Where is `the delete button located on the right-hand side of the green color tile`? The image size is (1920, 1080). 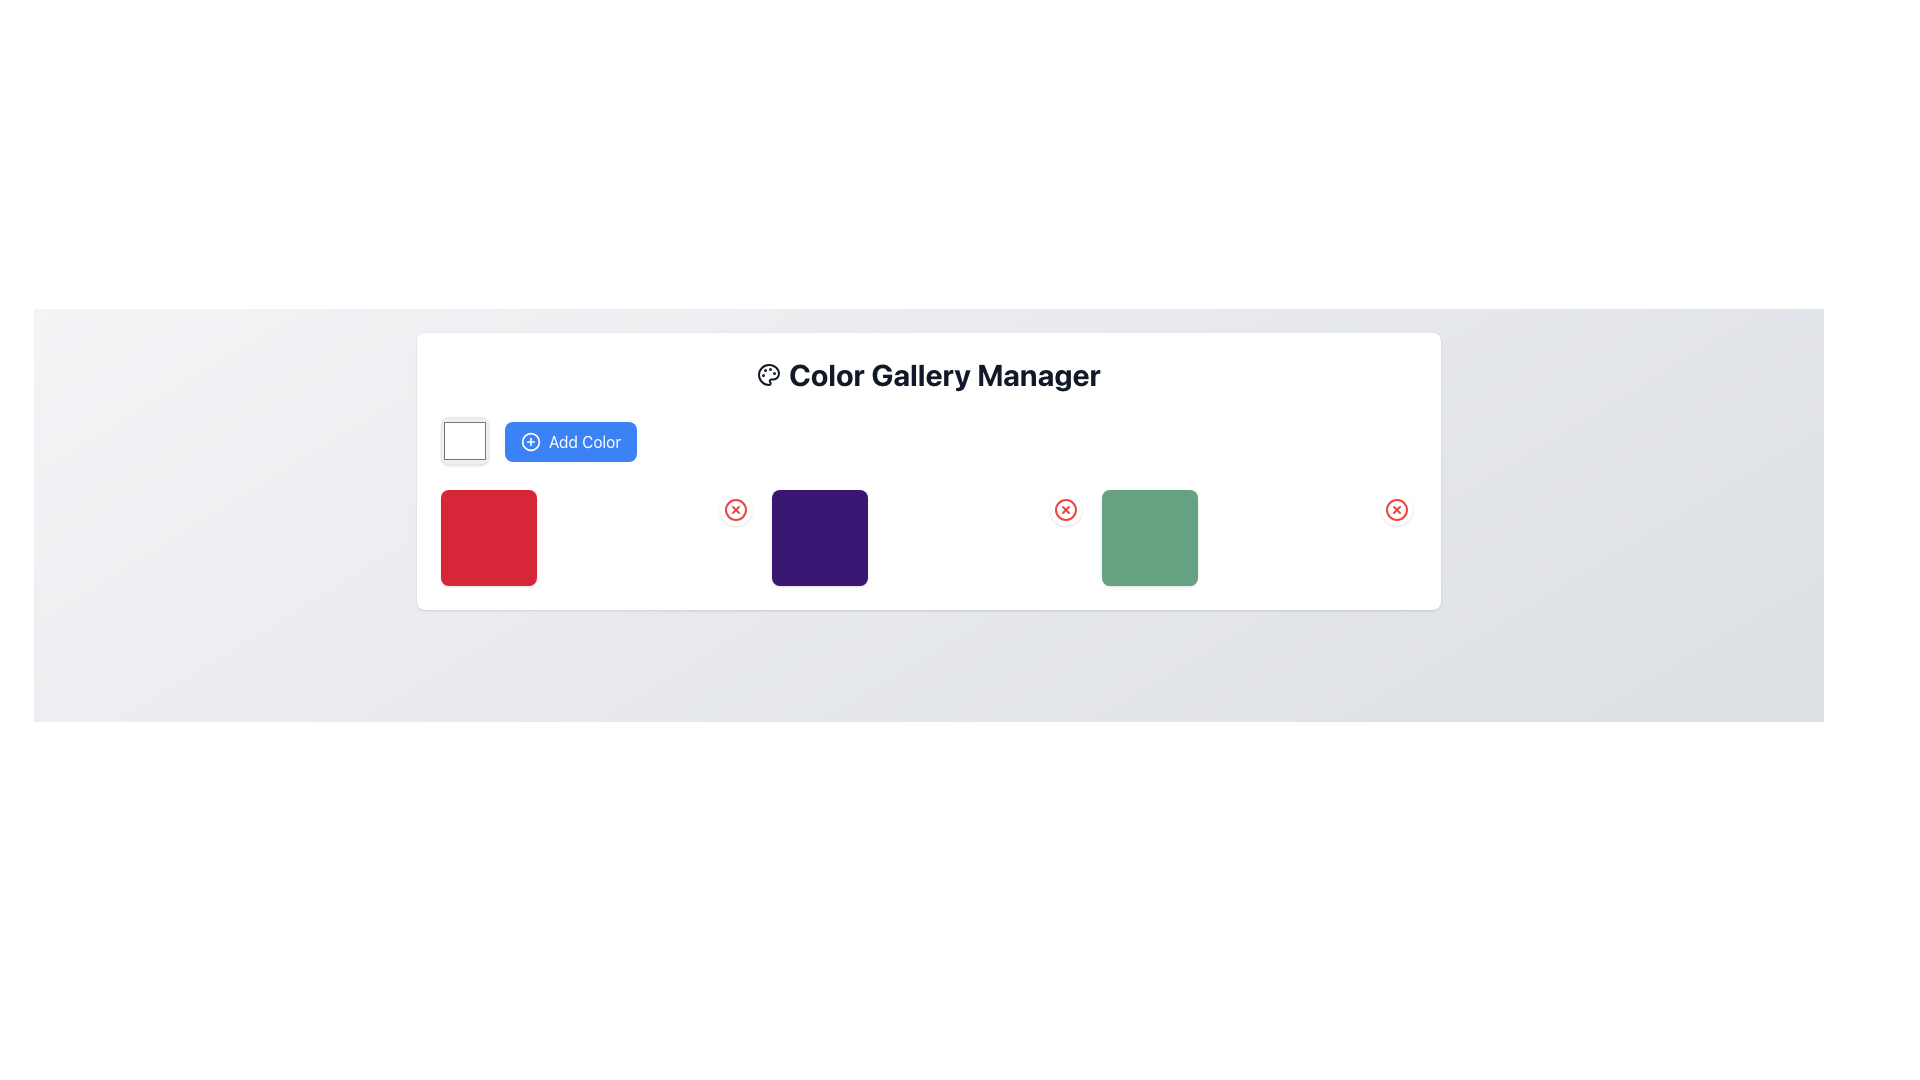
the delete button located on the right-hand side of the green color tile is located at coordinates (1395, 508).